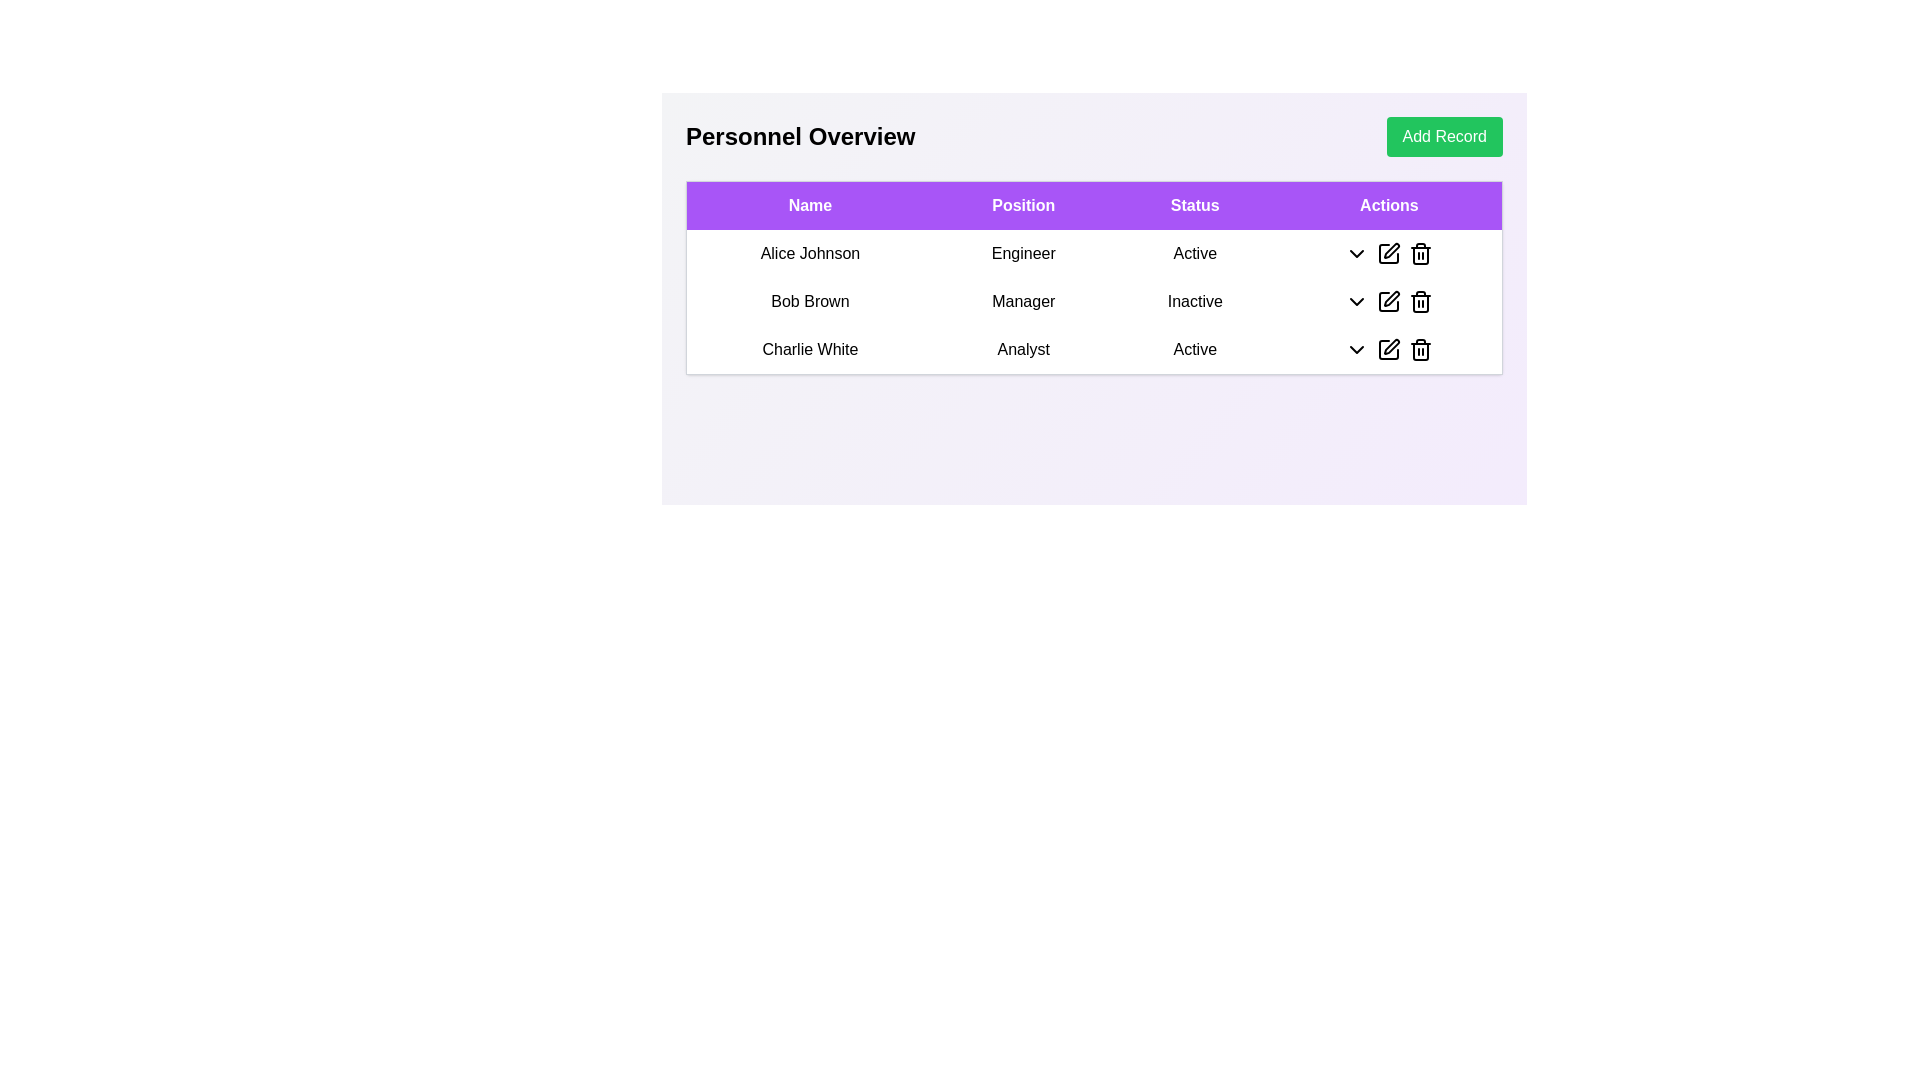 This screenshot has width=1920, height=1080. I want to click on the second row in the 'Personnel Overview' table containing the user information for 'Bob Brown', 'Manager', and 'Inactive', so click(1093, 301).